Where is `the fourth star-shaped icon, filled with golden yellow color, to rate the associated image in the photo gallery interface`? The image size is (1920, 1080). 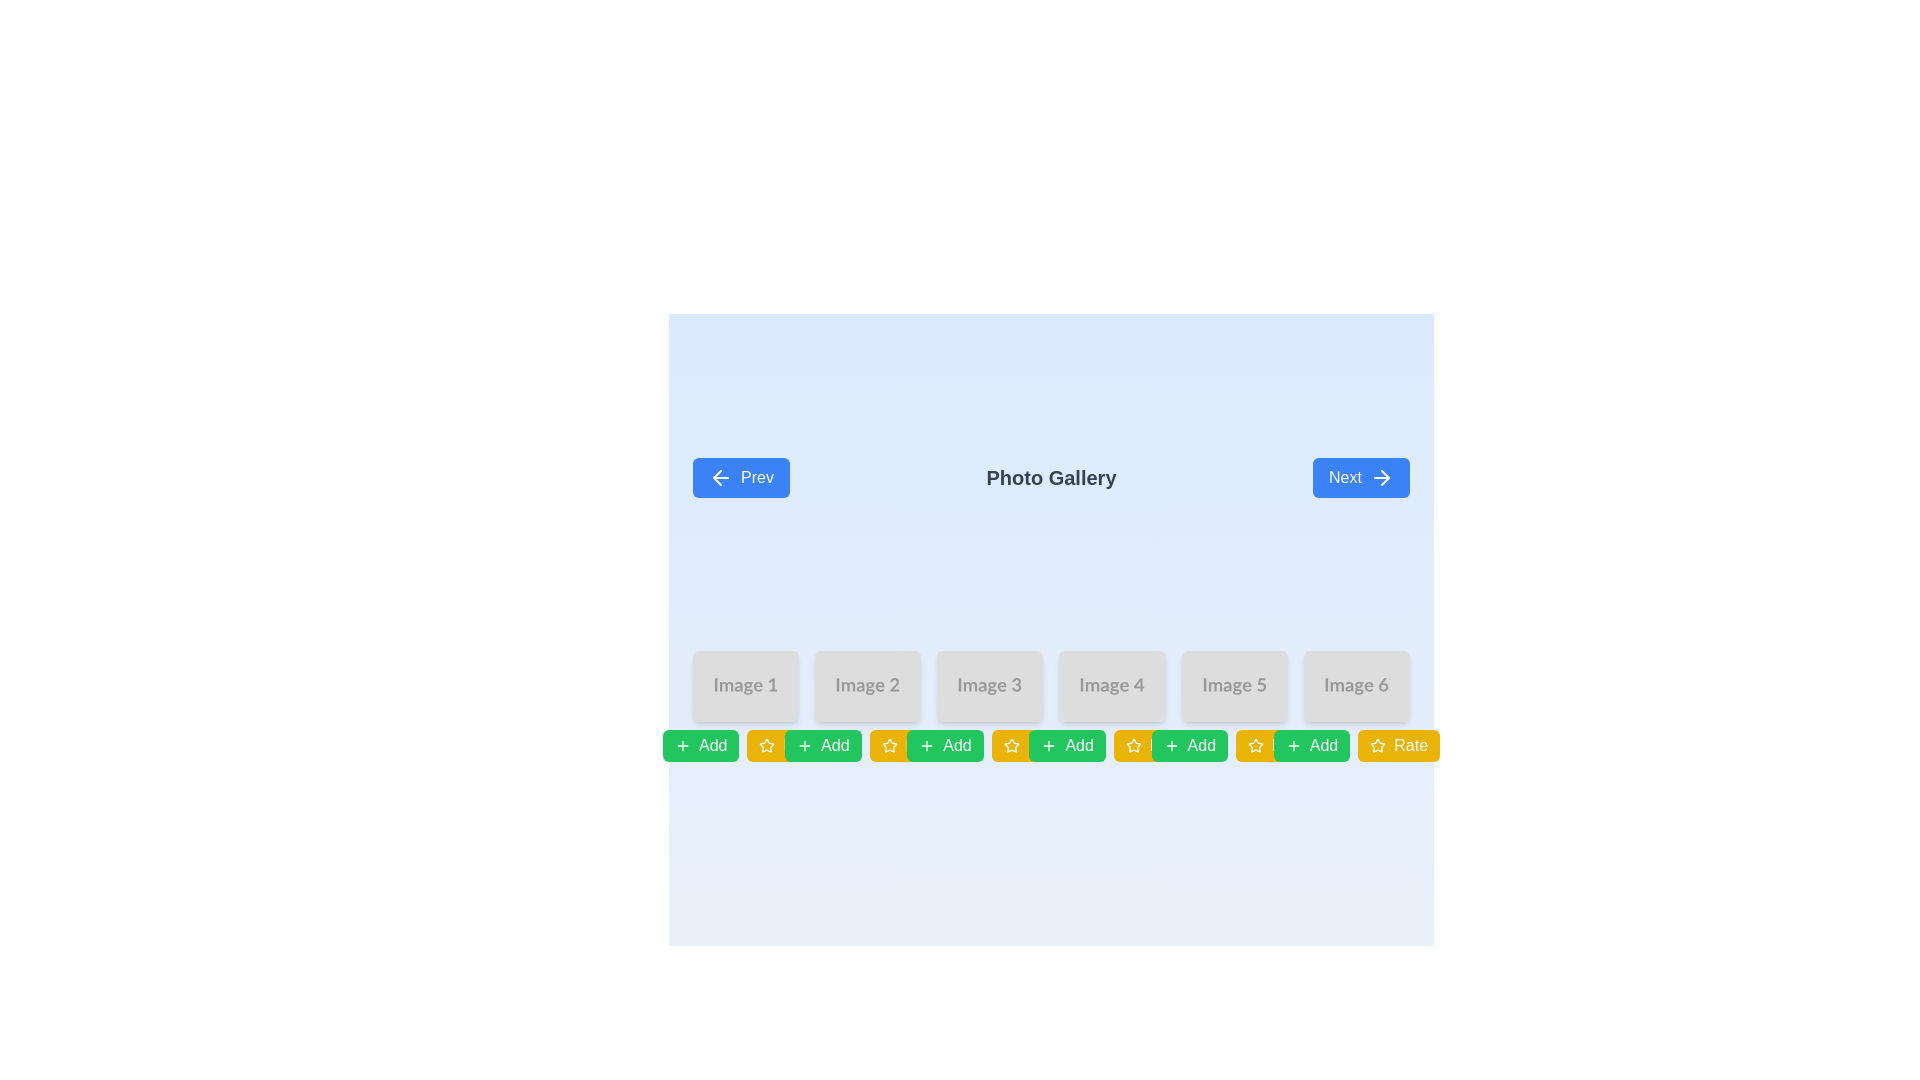 the fourth star-shaped icon, filled with golden yellow color, to rate the associated image in the photo gallery interface is located at coordinates (1011, 745).